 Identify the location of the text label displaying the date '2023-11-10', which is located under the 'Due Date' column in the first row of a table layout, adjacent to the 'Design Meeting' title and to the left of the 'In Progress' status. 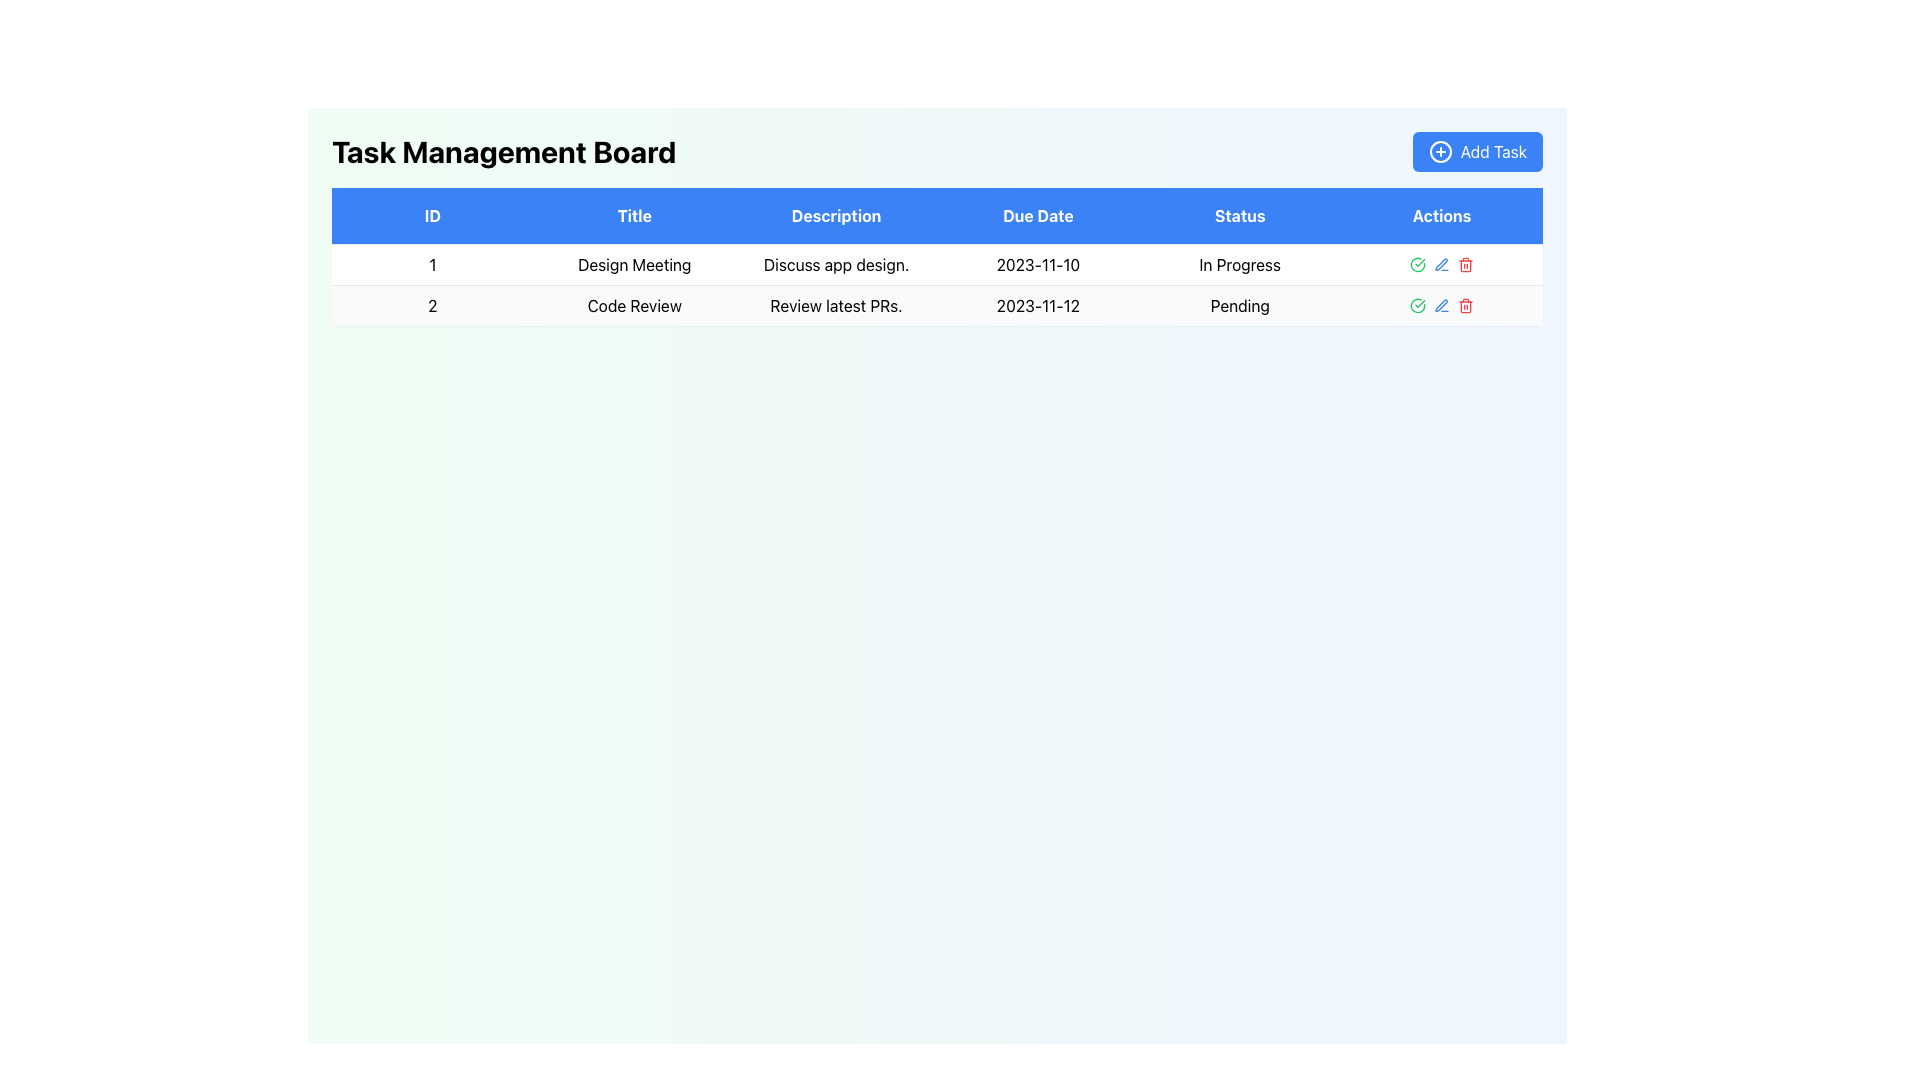
(1038, 264).